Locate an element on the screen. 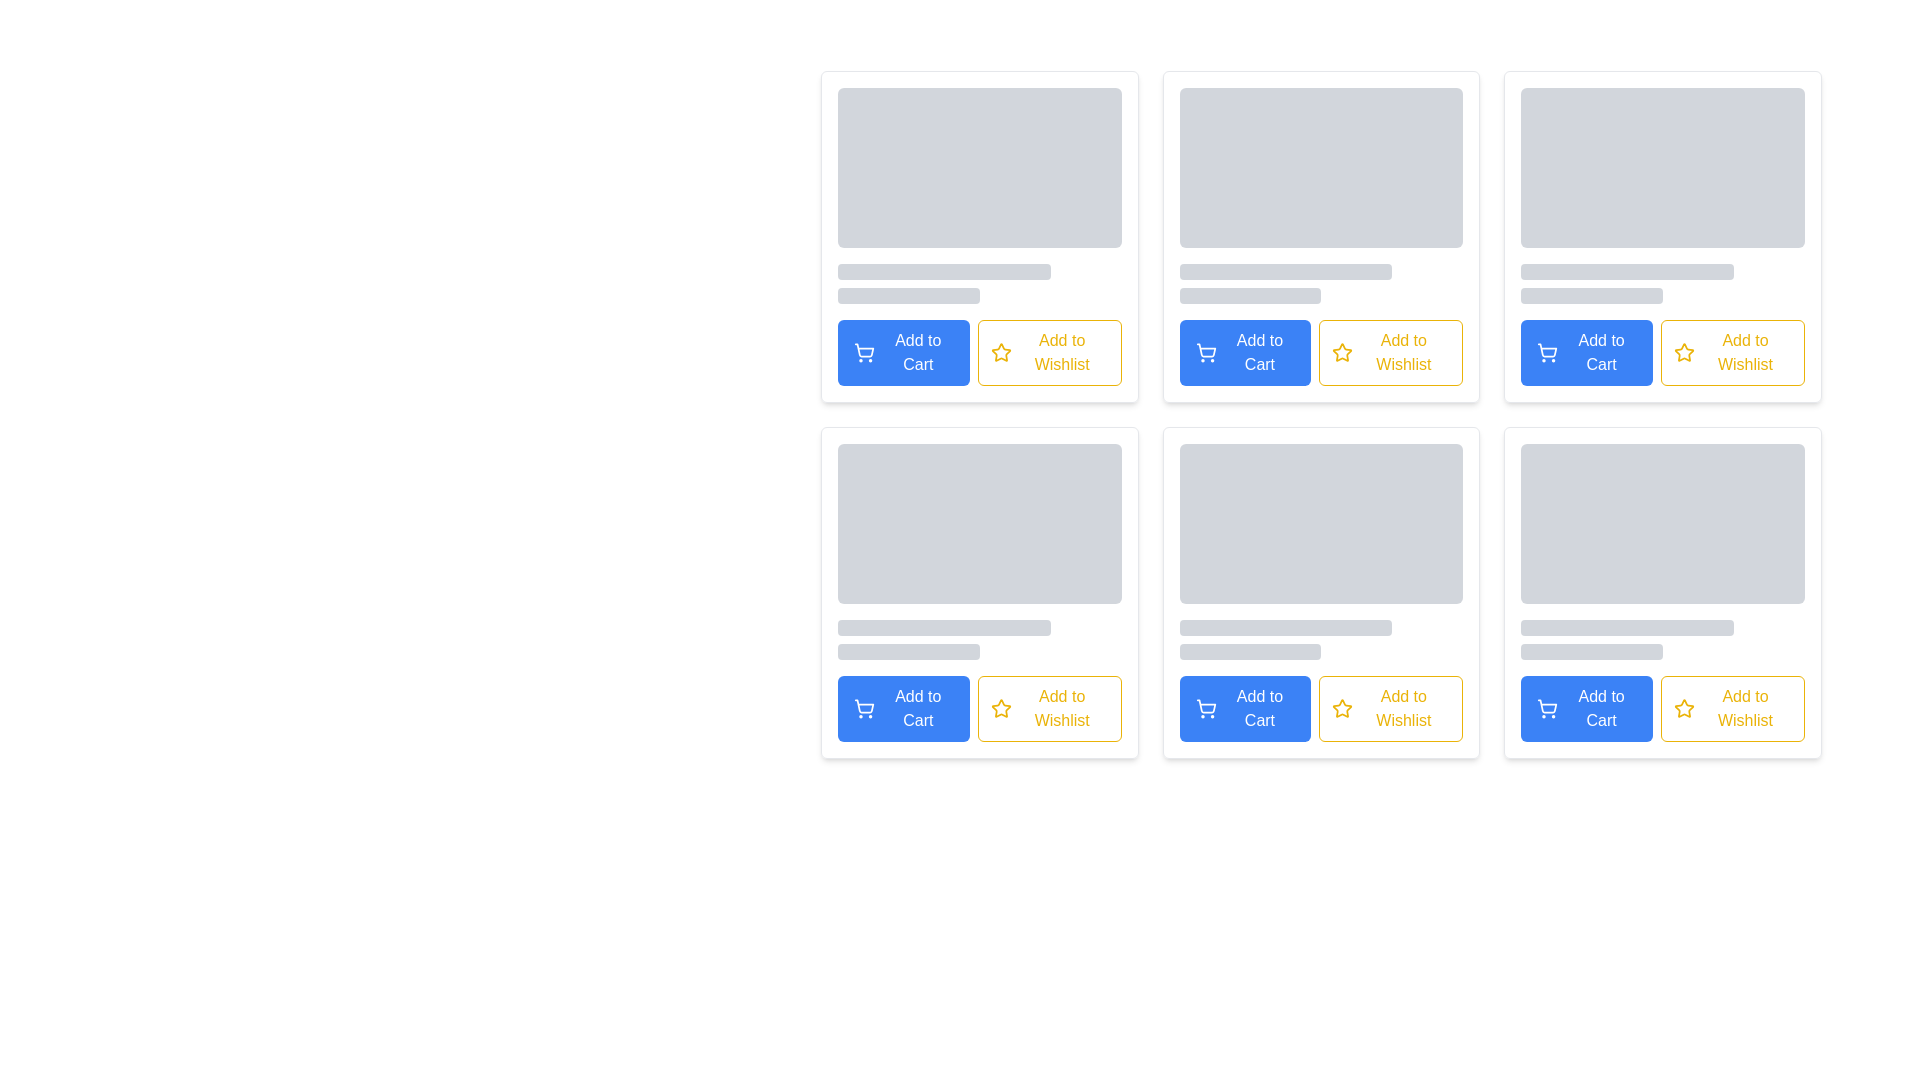  the rectangular Placeholder or Loading Indicator with a light gray background, located in the second row, first column of the grid, positioned above the 'Add to Cart' and 'Add to Wishlist' buttons is located at coordinates (979, 551).